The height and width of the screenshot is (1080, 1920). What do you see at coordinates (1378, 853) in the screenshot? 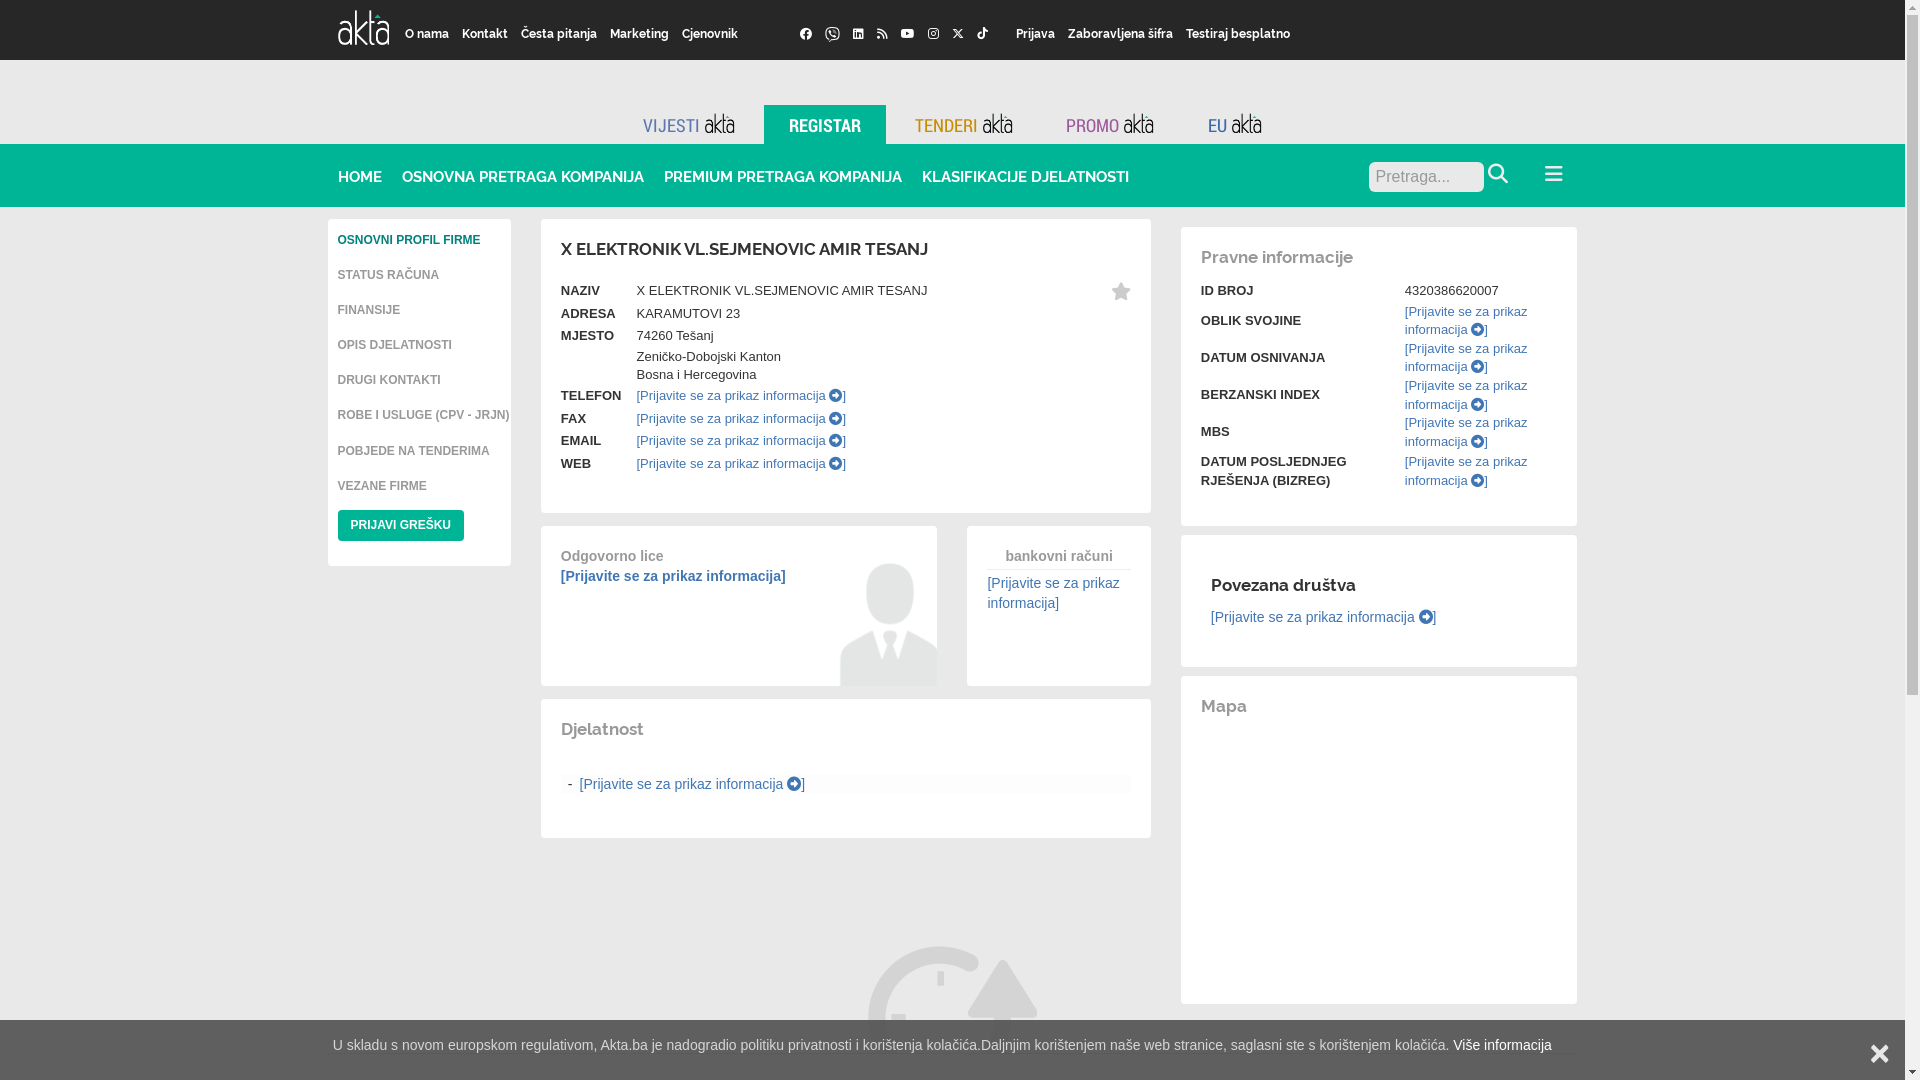
I see `'Map for KARAMUTOVI 23'` at bounding box center [1378, 853].